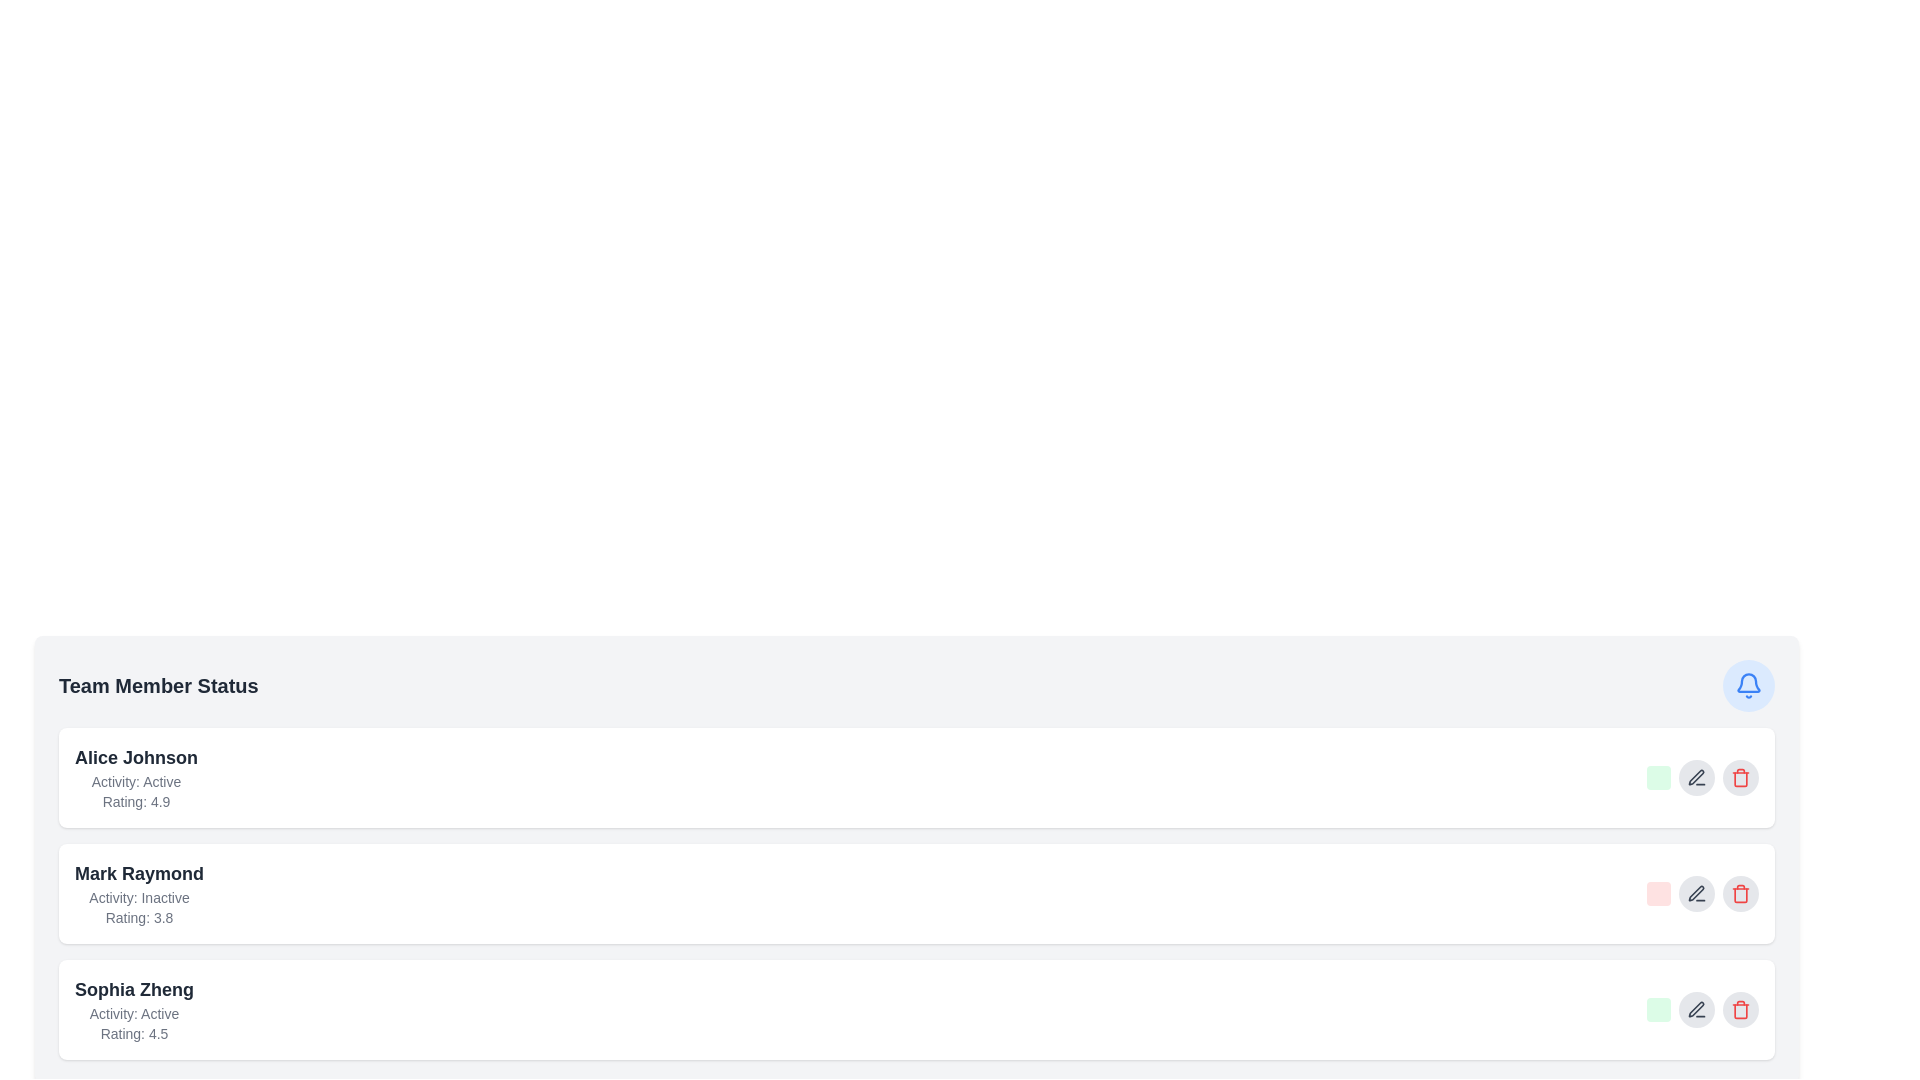 This screenshot has width=1920, height=1080. What do you see at coordinates (1696, 1010) in the screenshot?
I see `the edit button located in the third row of the member table to observe the hover effect` at bounding box center [1696, 1010].